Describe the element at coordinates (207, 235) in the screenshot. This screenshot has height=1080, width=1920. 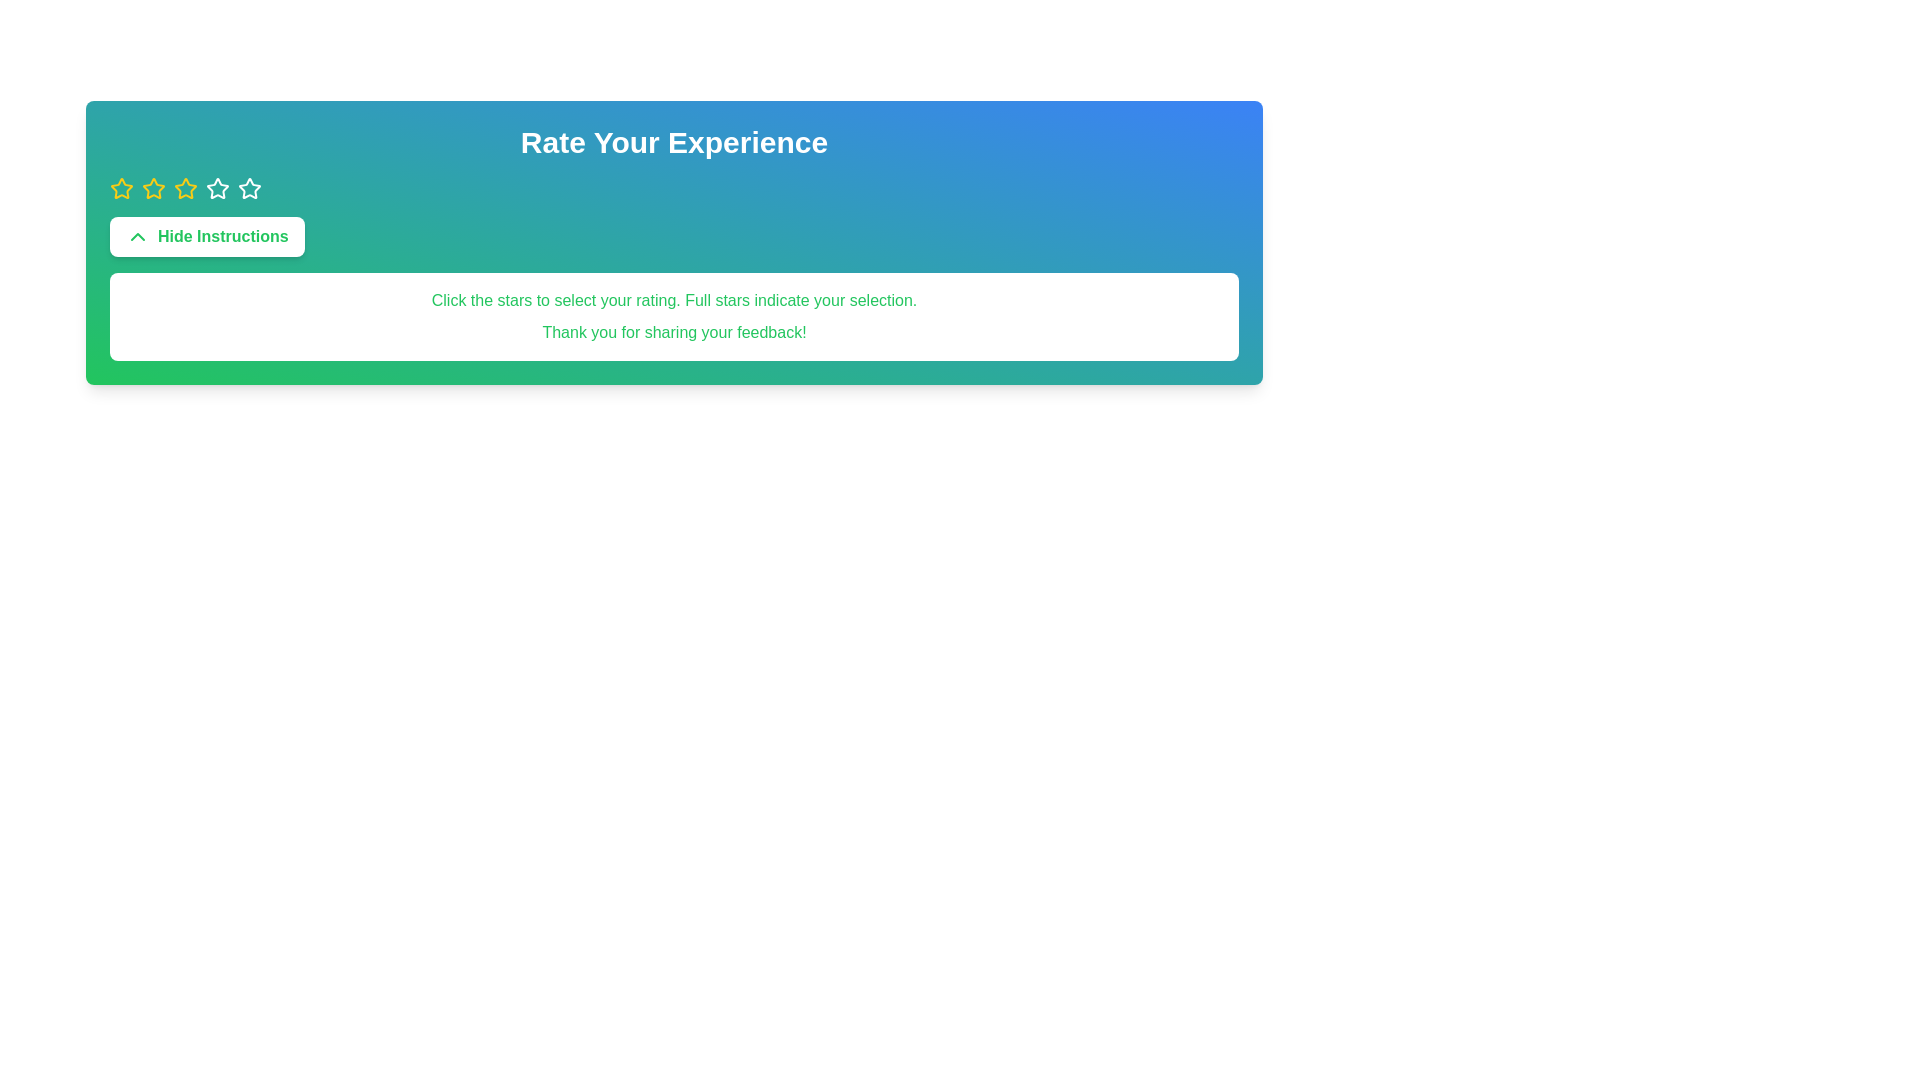
I see `the button that toggles the visibility of accompanying instructions in the 'Rate Your Experience' section, located beneath the star rating elements and above the instructional text` at that location.